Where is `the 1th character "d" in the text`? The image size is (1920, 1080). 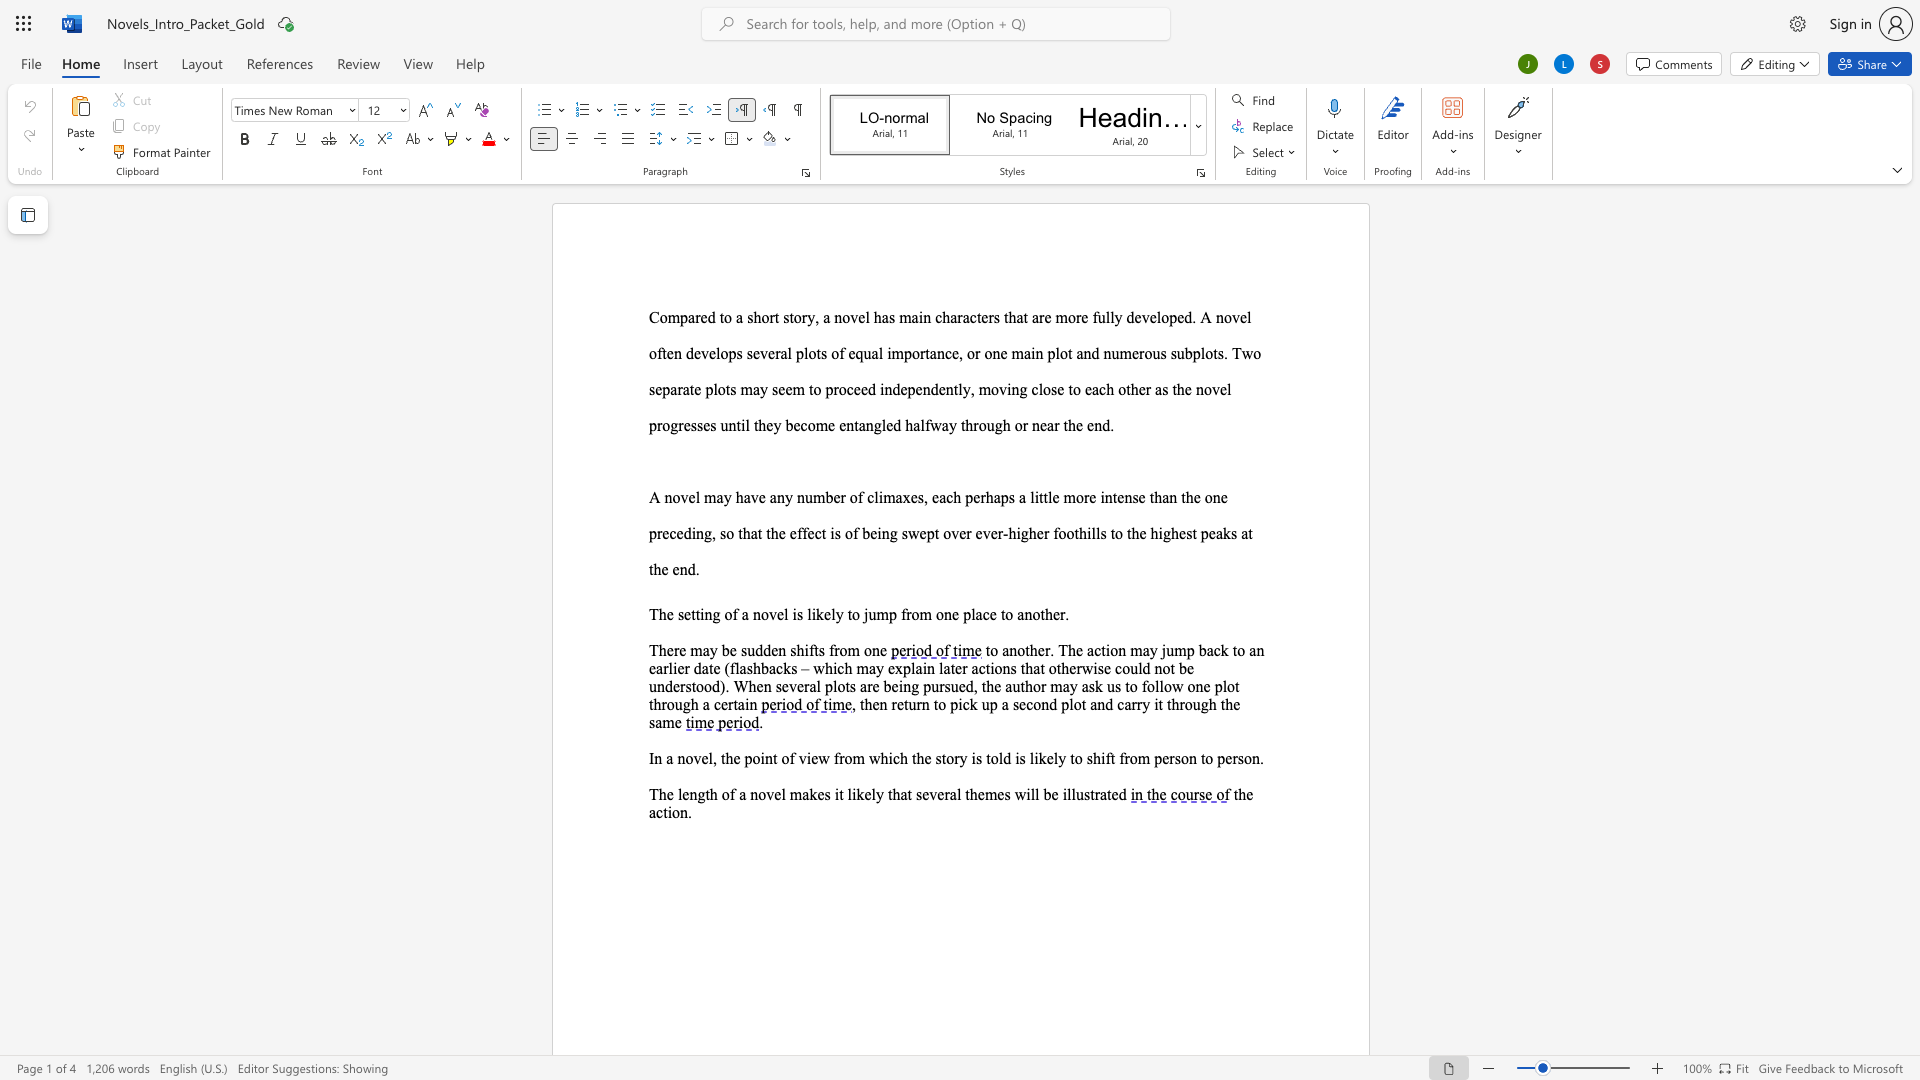 the 1th character "d" in the text is located at coordinates (1007, 758).